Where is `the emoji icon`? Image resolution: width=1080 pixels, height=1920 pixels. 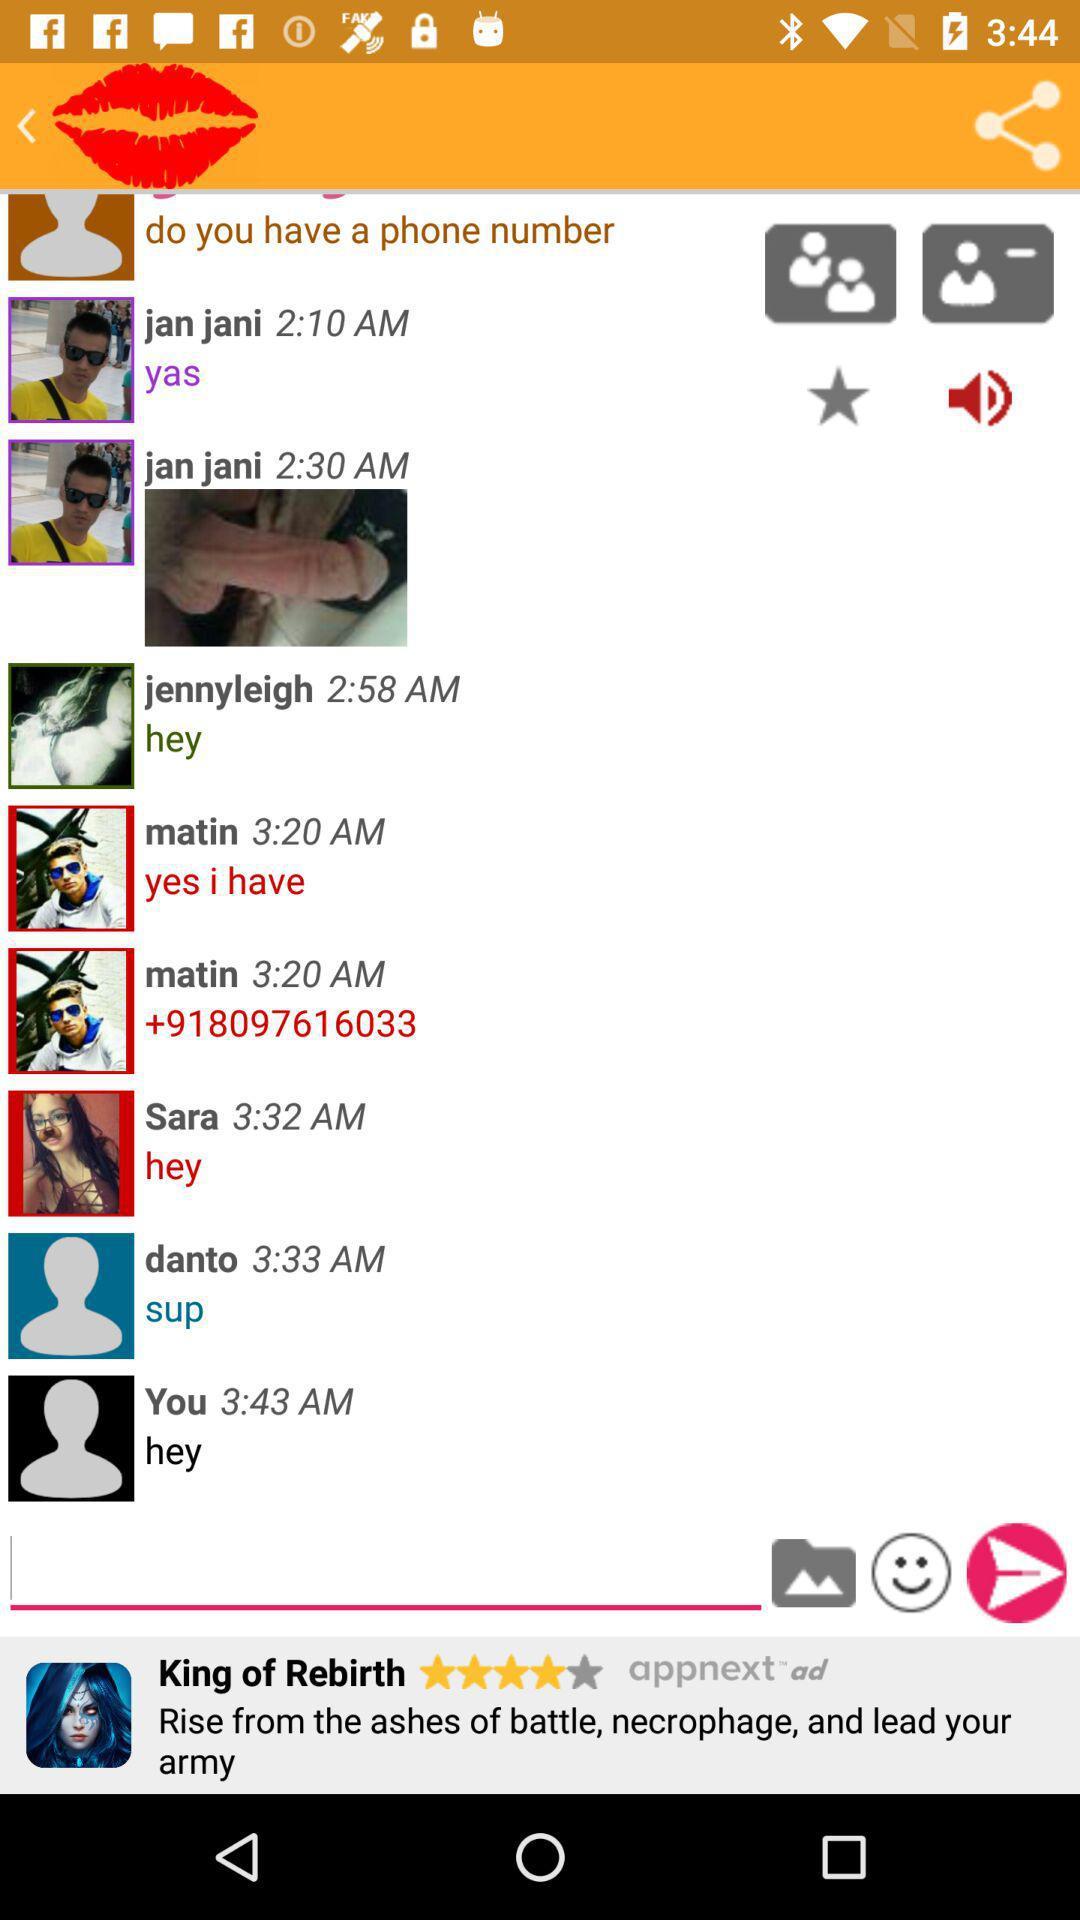
the emoji icon is located at coordinates (911, 1571).